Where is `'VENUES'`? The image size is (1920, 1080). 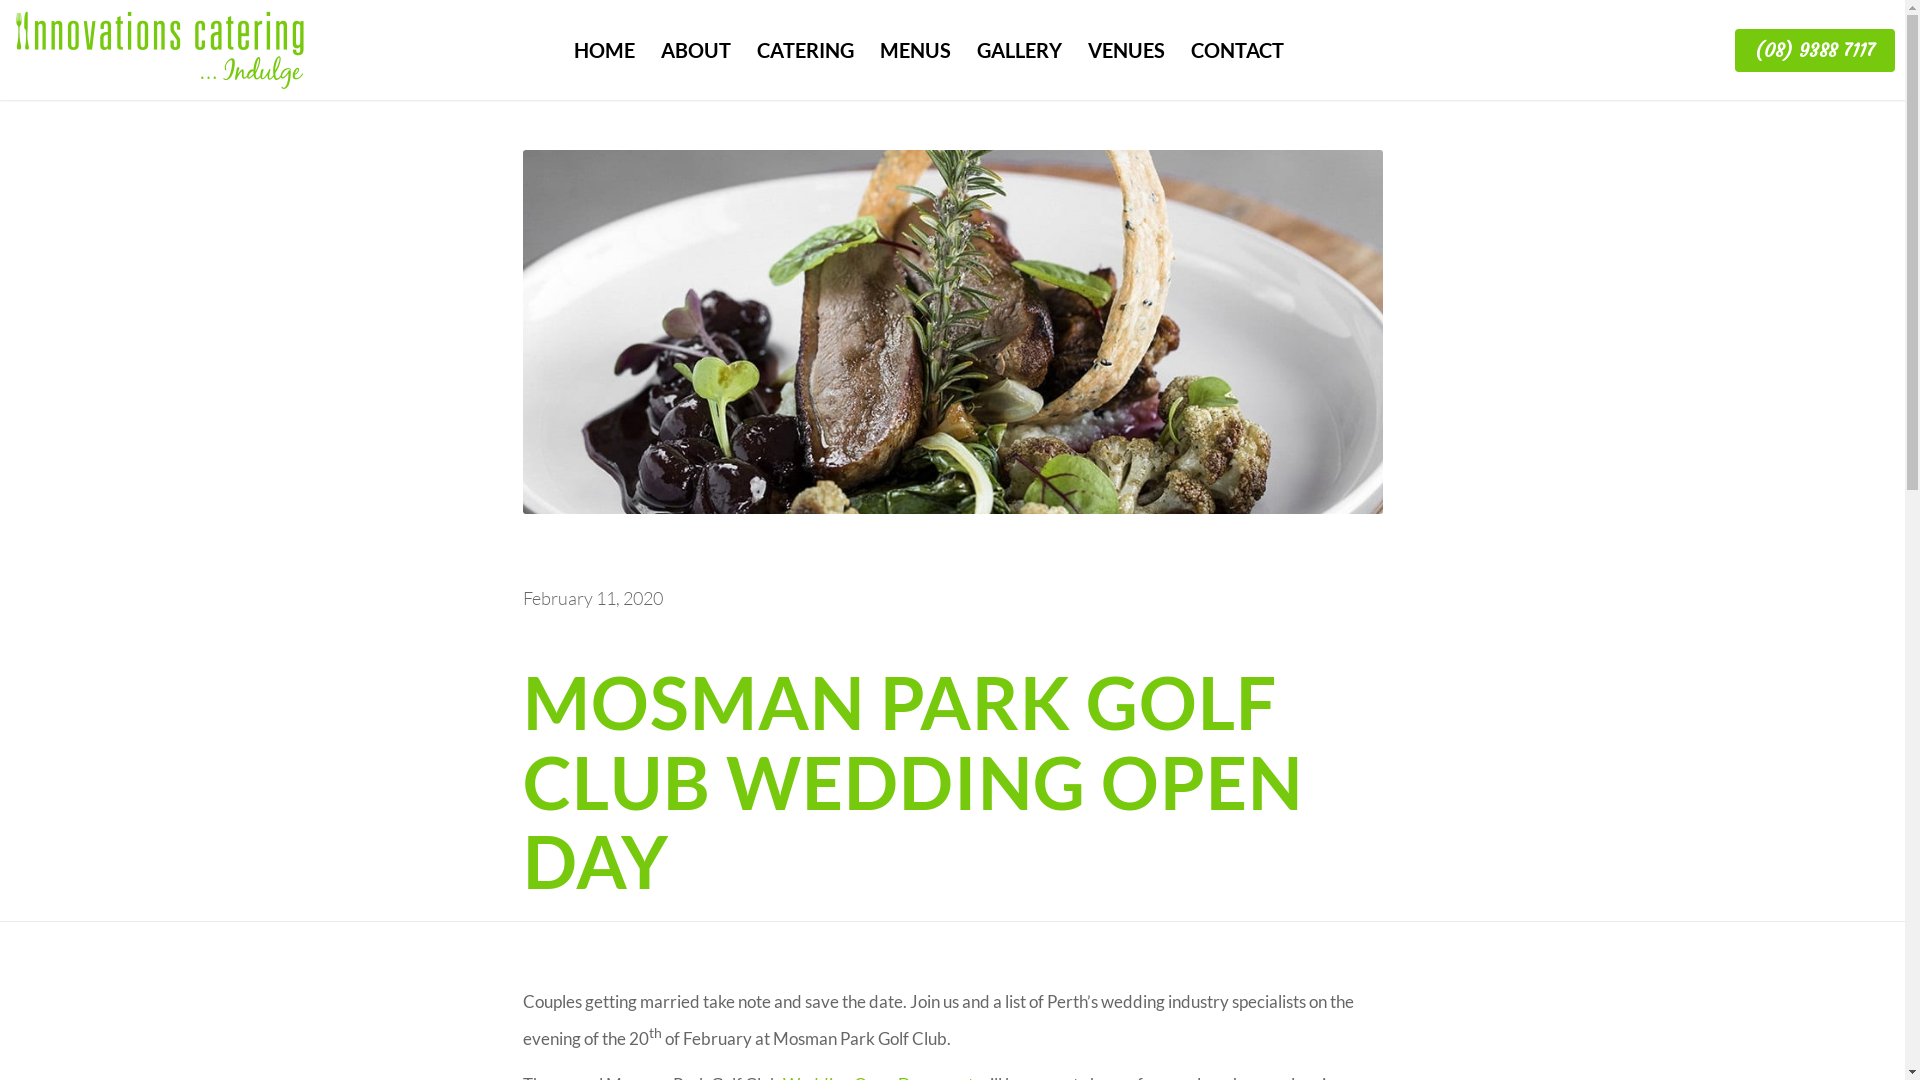 'VENUES' is located at coordinates (1126, 59).